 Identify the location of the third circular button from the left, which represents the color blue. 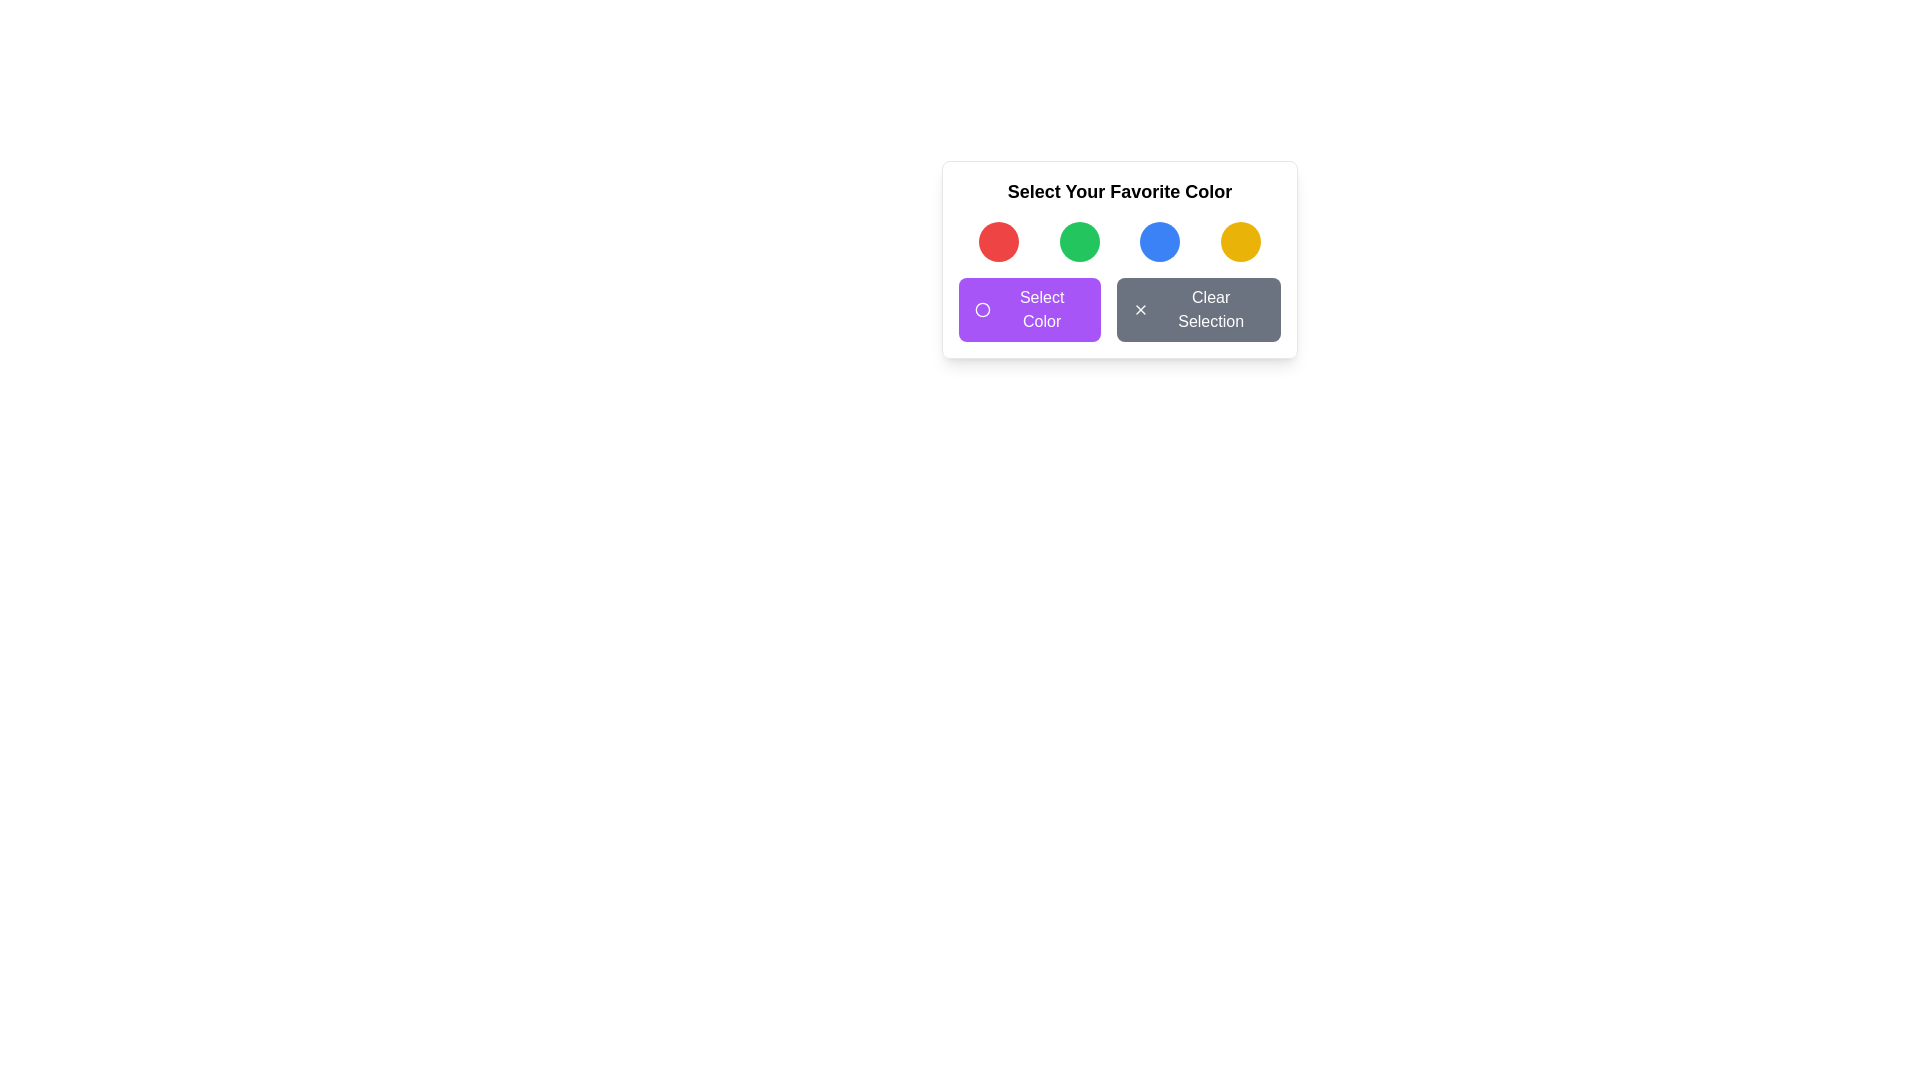
(1160, 241).